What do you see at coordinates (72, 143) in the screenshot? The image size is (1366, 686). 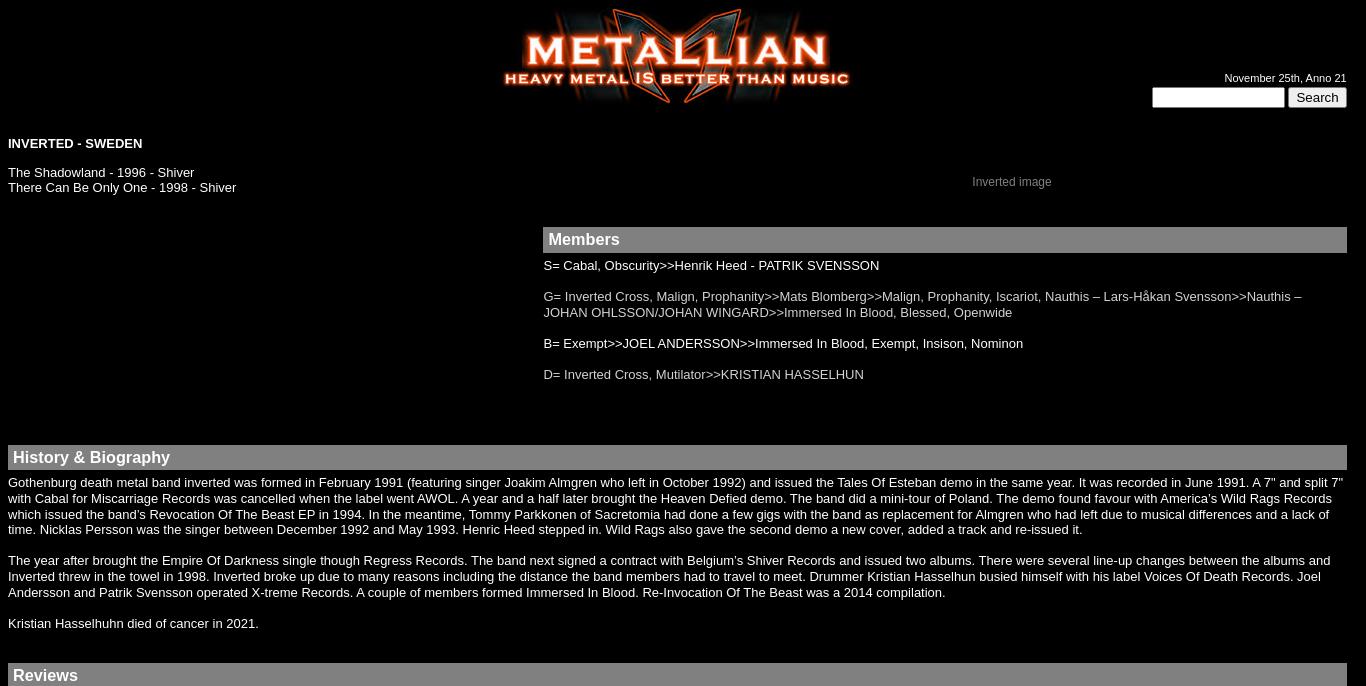 I see `'- SWEDEN'` at bounding box center [72, 143].